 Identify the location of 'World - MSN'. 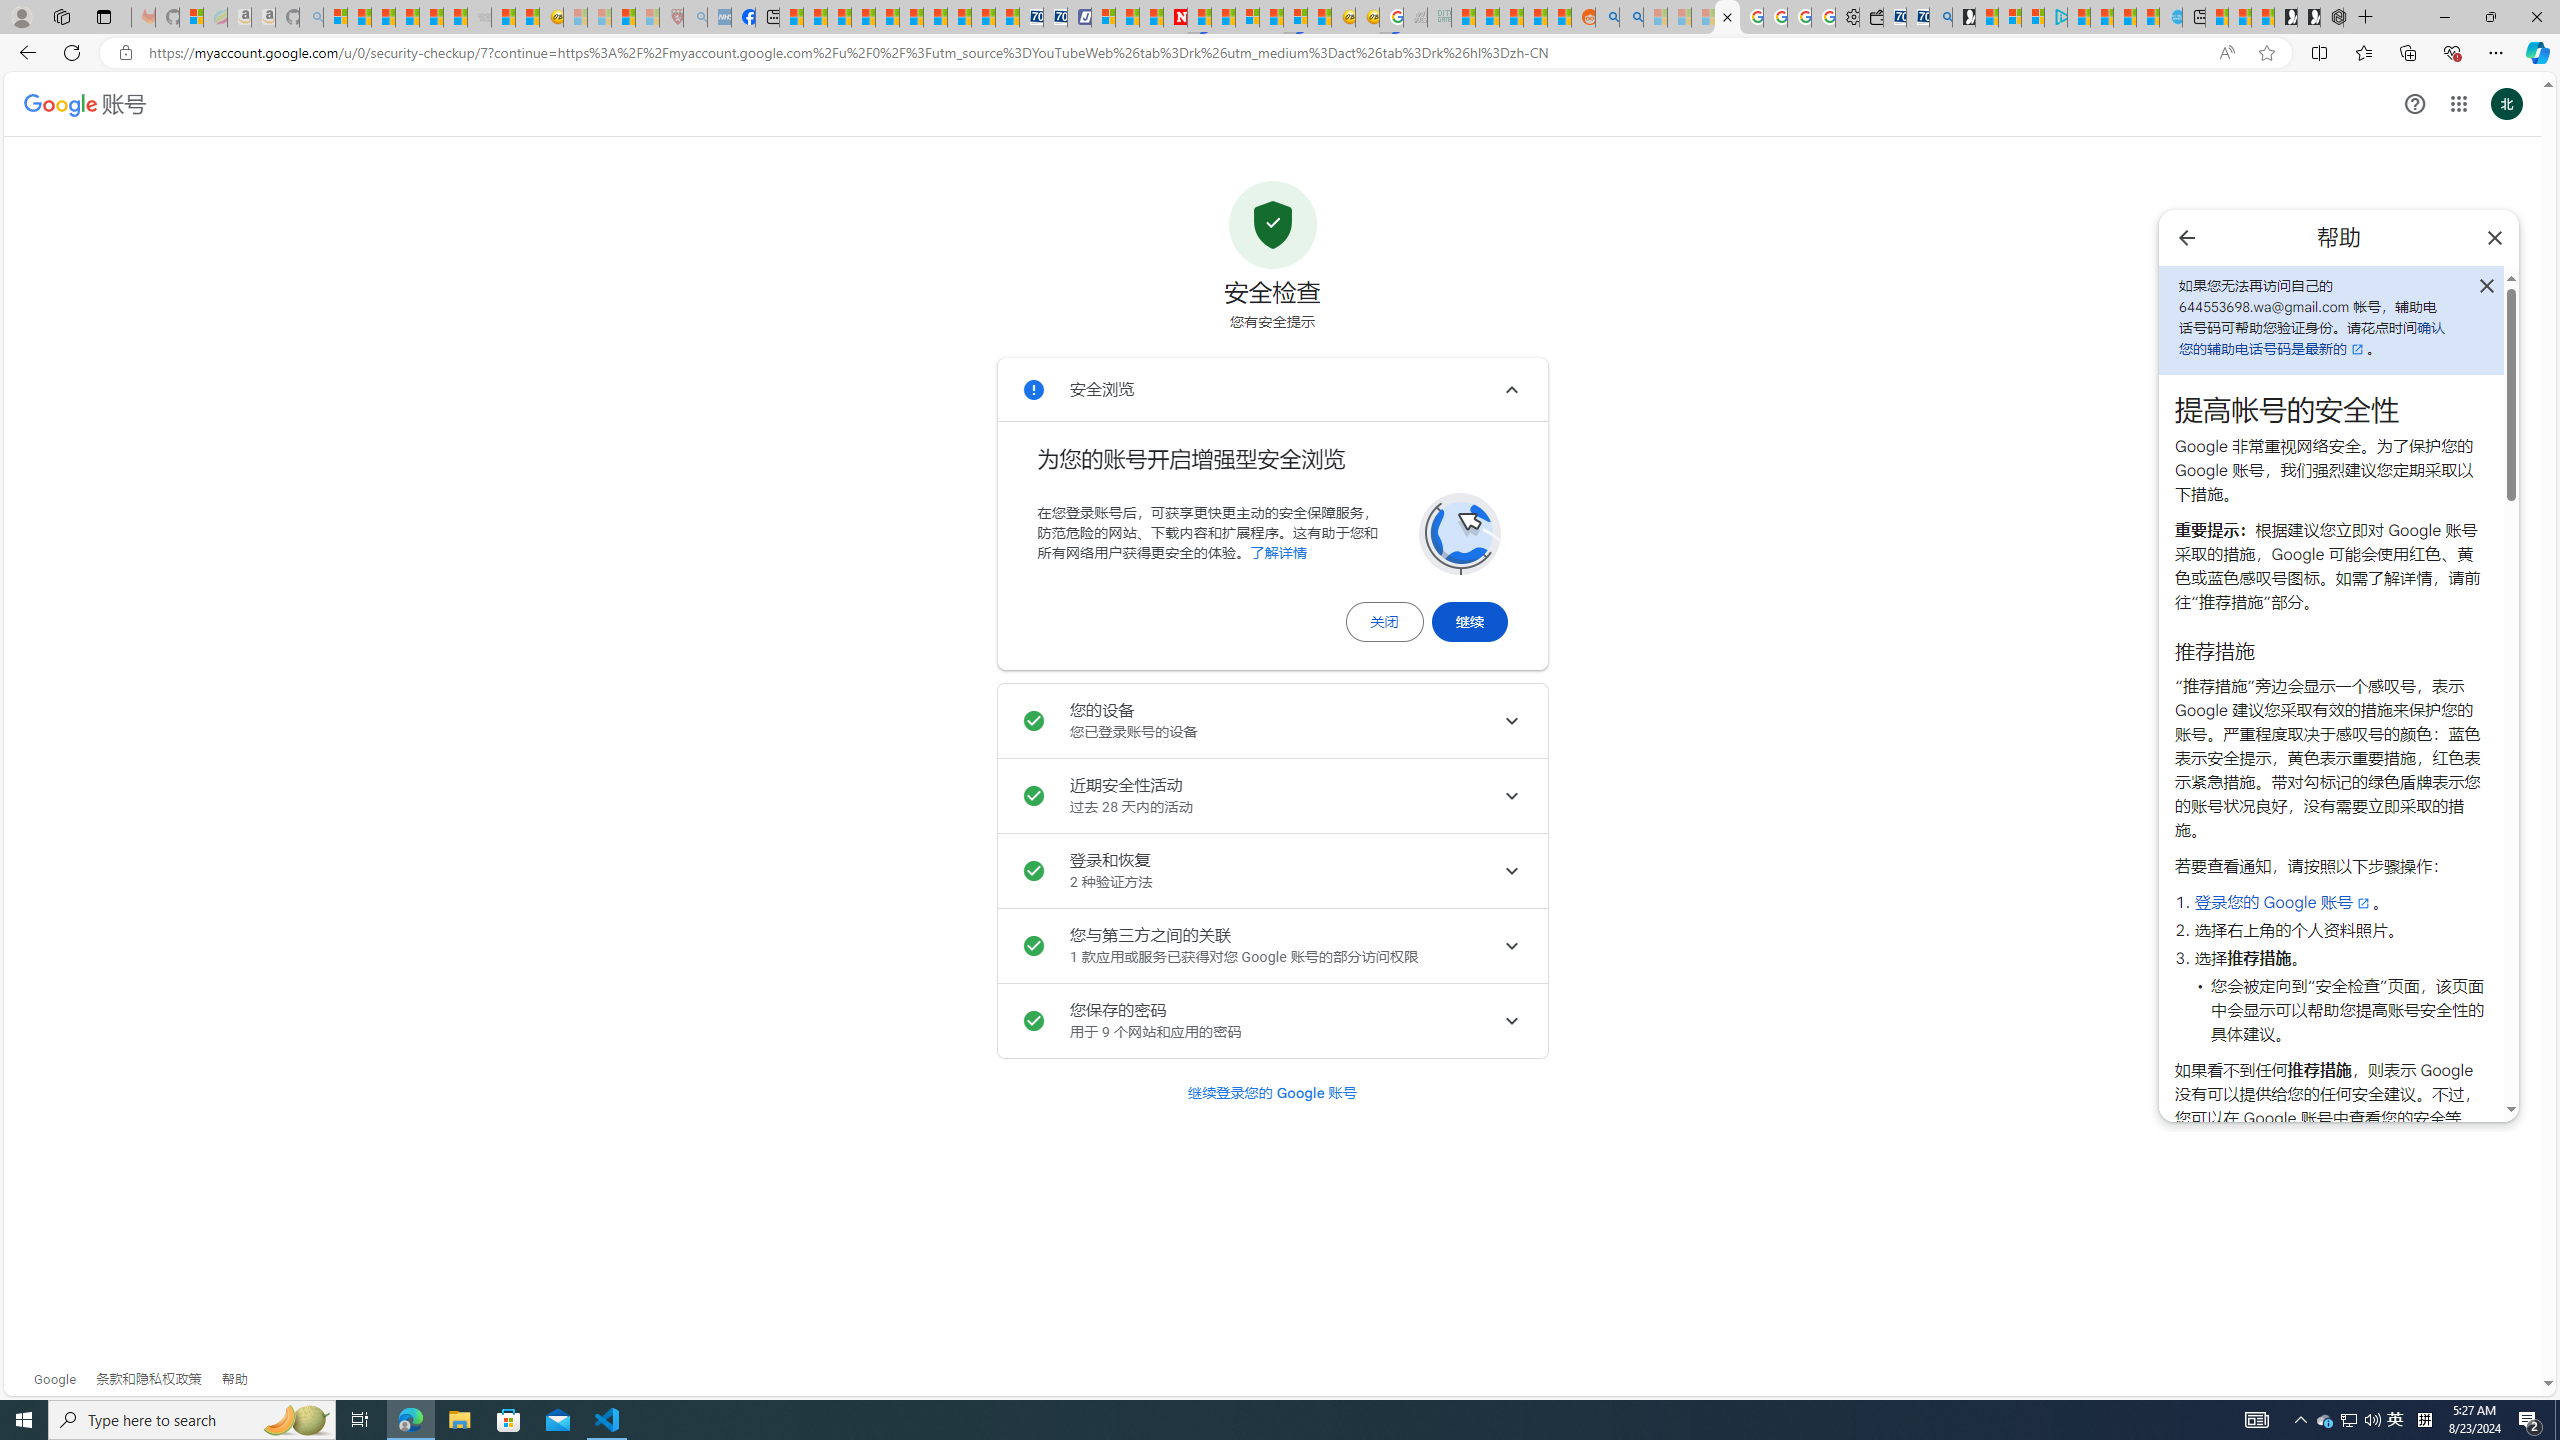
(839, 16).